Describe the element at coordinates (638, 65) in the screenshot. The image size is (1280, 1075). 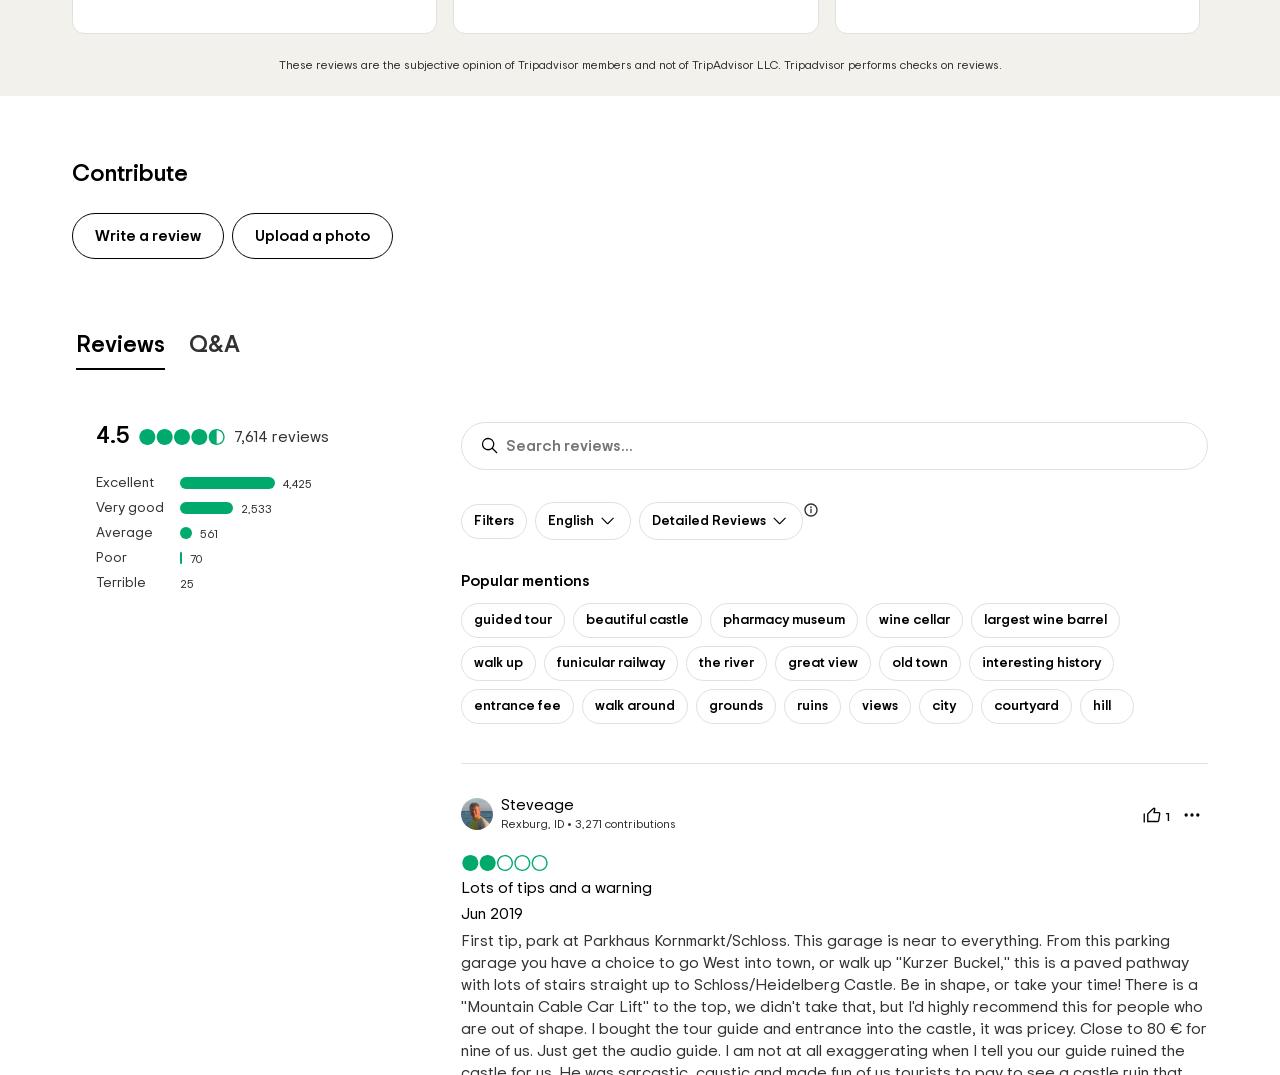
I see `'These reviews are the subjective opinion of Tripadvisor members and not of TripAdvisor LLC. Tripadvisor performs checks on reviews.'` at that location.